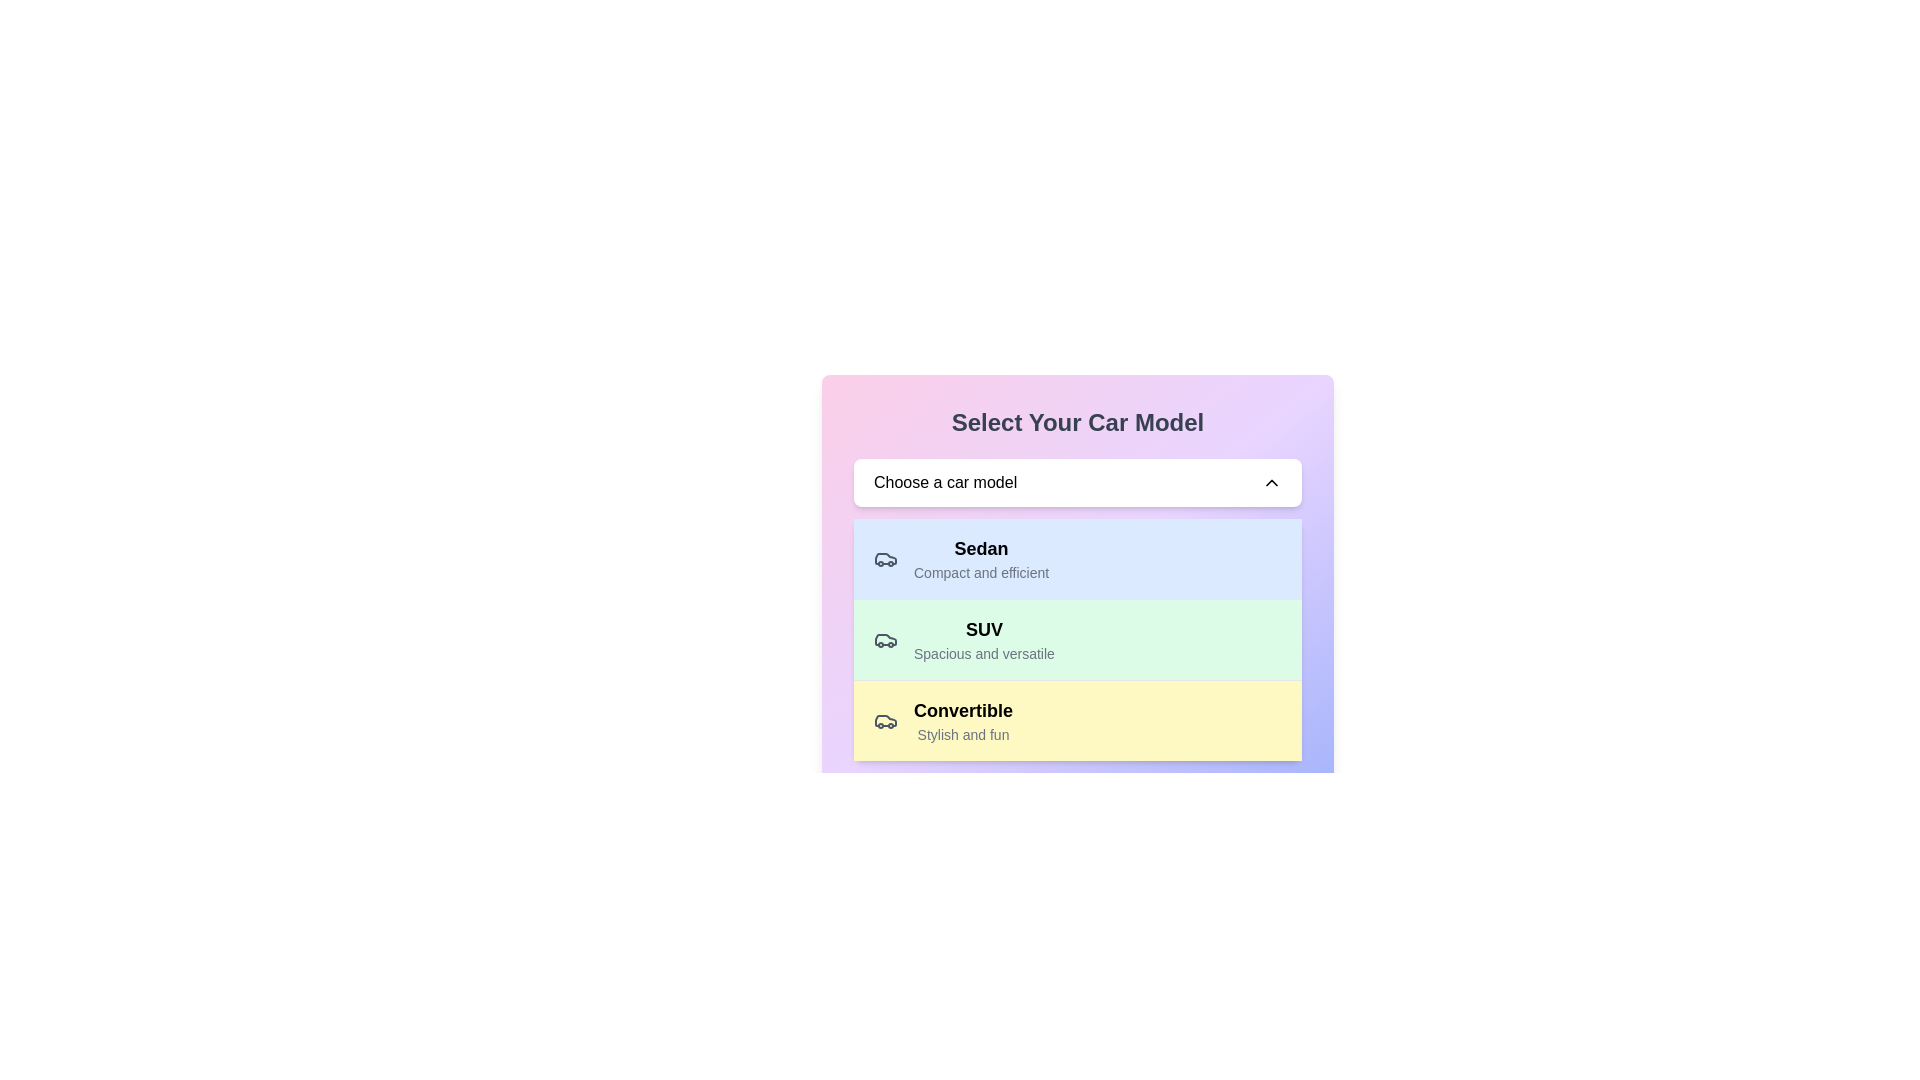  I want to click on the list item labeled 'Convertible' with a pale yellow background, so click(1077, 720).